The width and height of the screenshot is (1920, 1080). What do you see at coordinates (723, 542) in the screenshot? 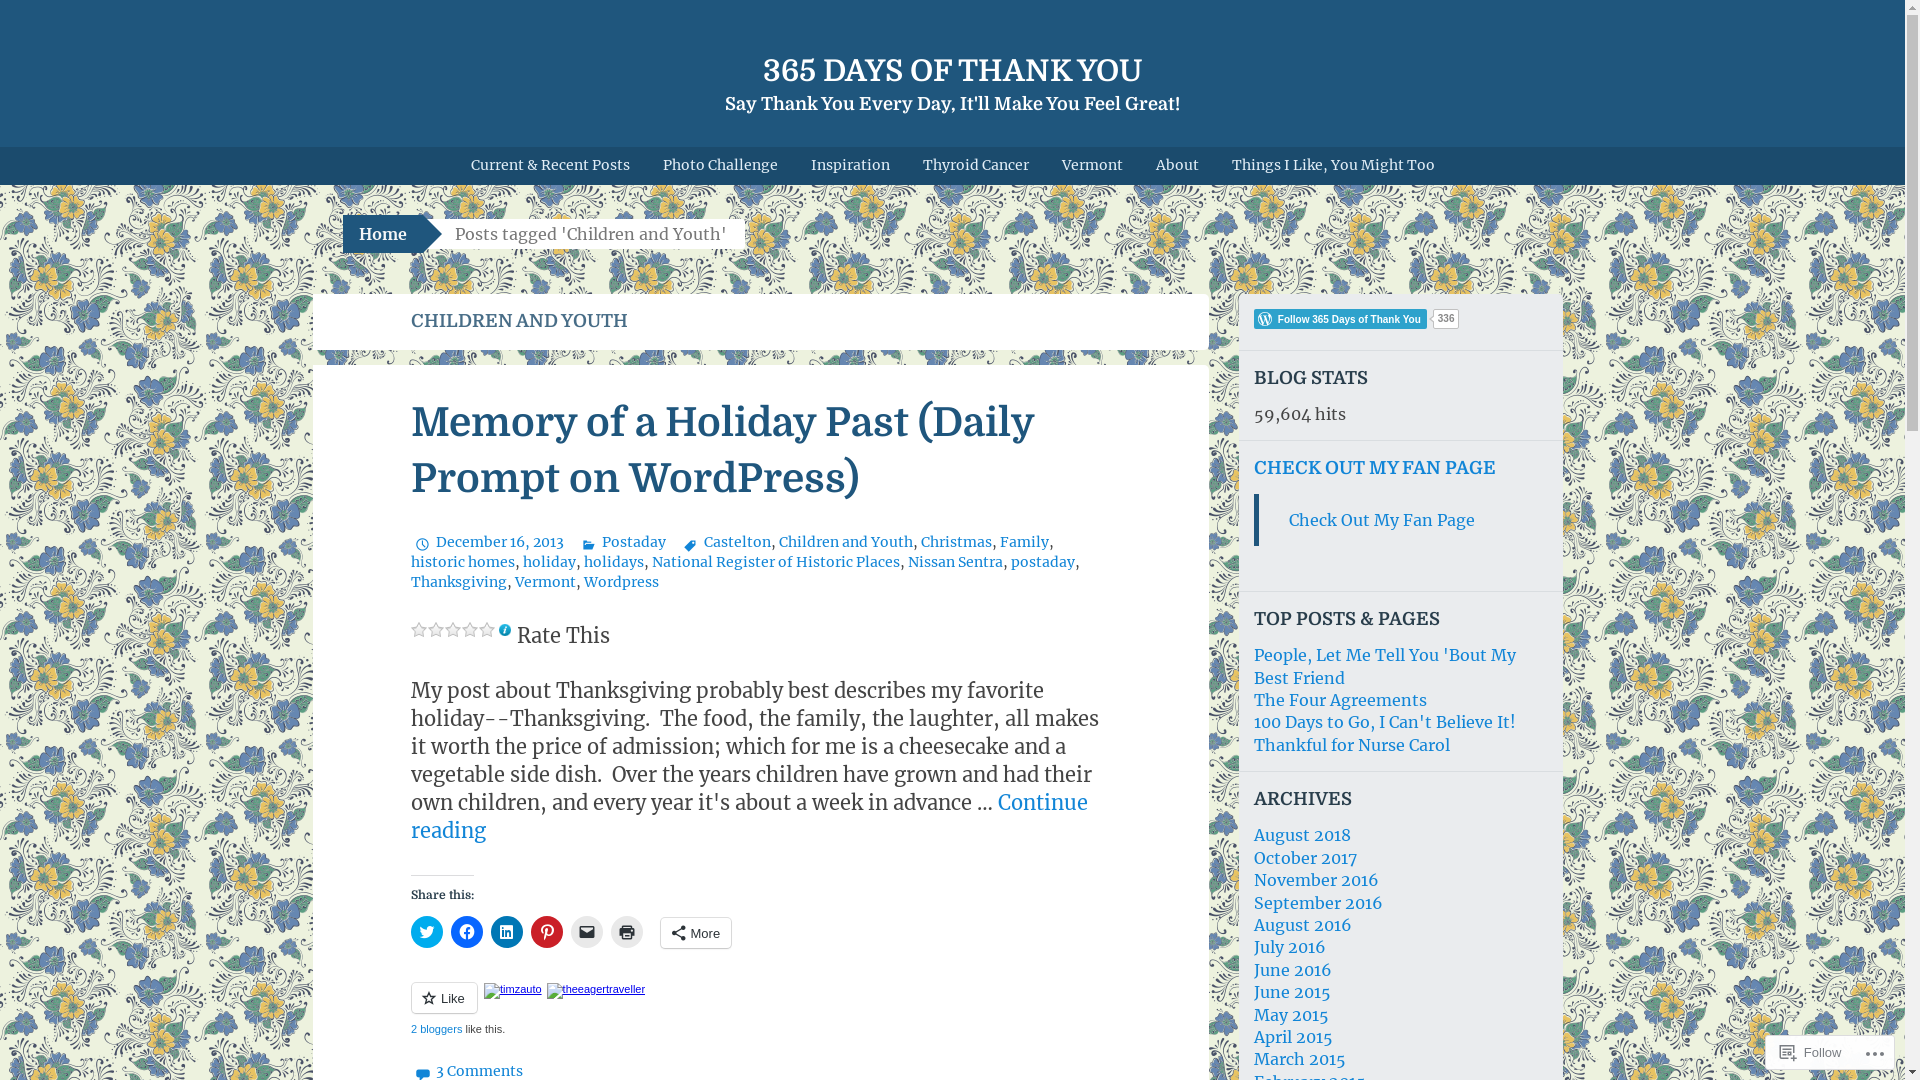
I see `'Castelton'` at bounding box center [723, 542].